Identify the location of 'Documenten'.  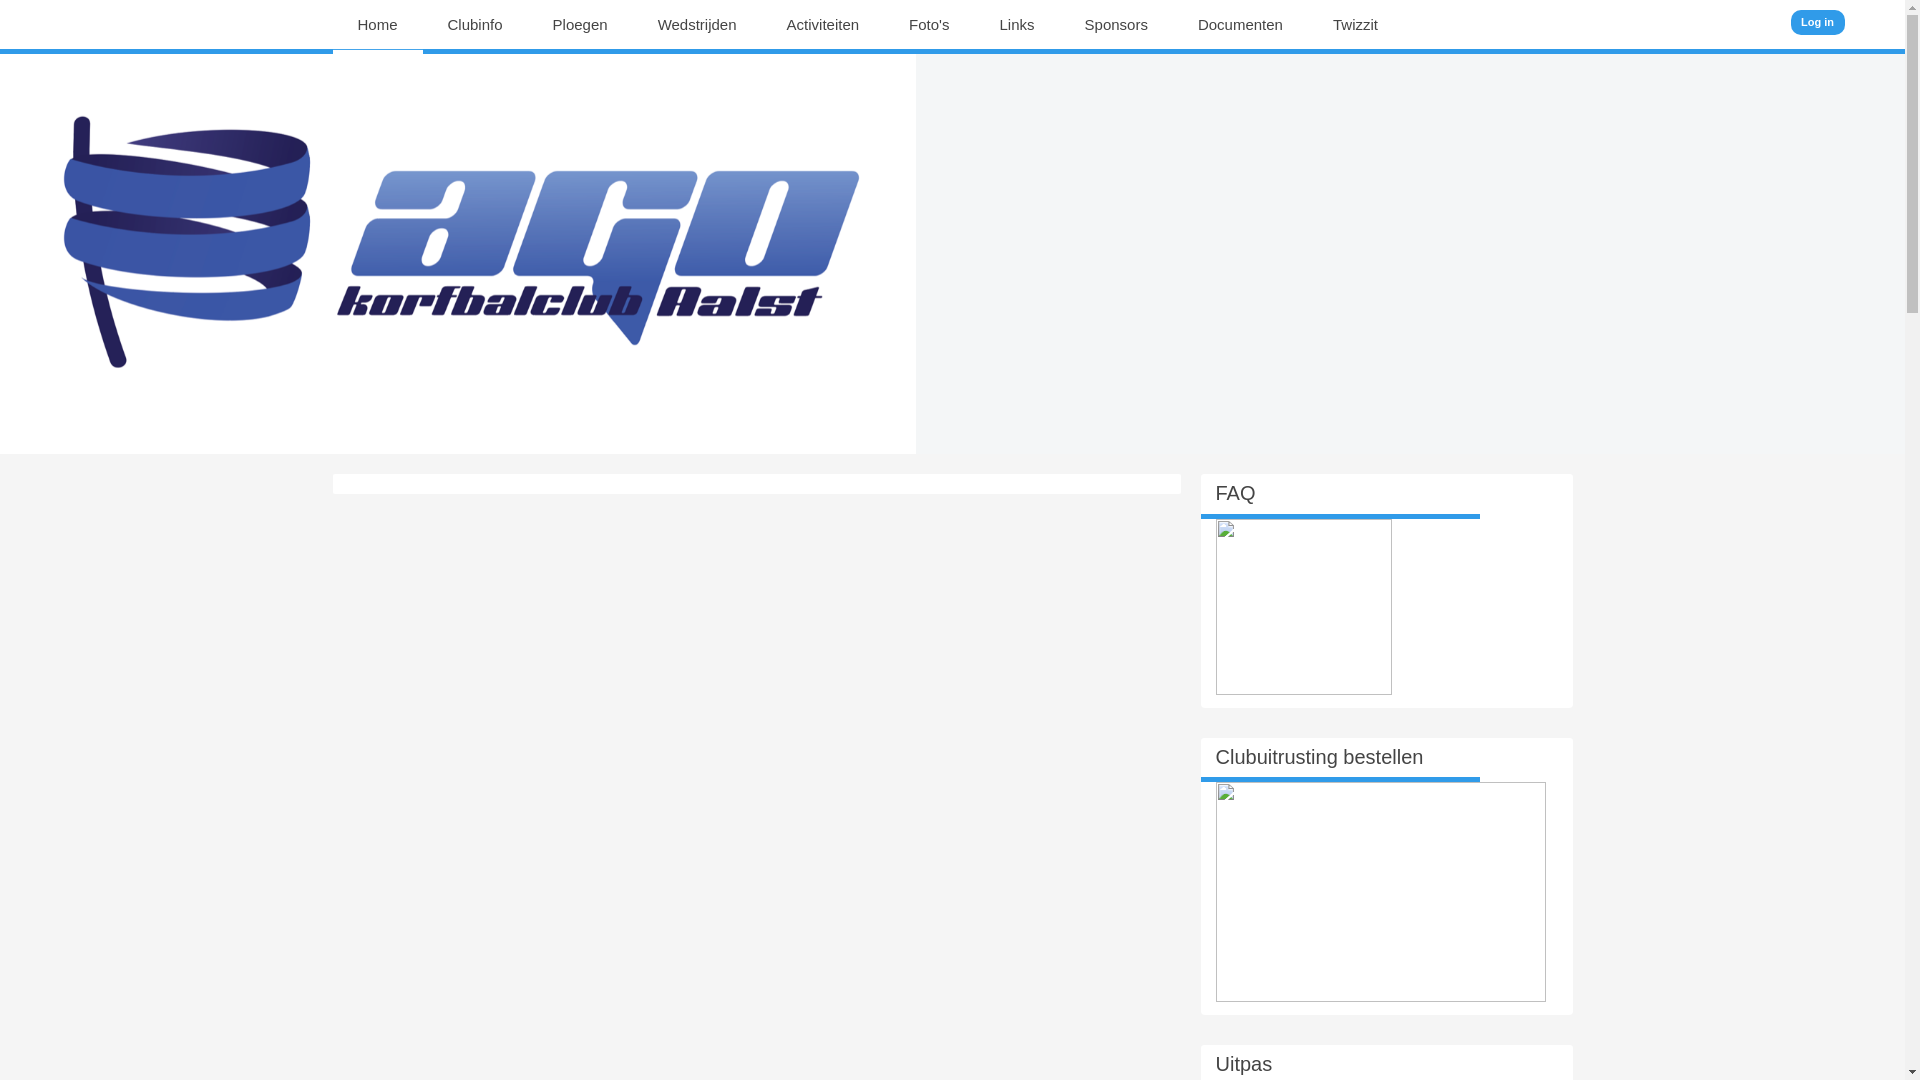
(1198, 24).